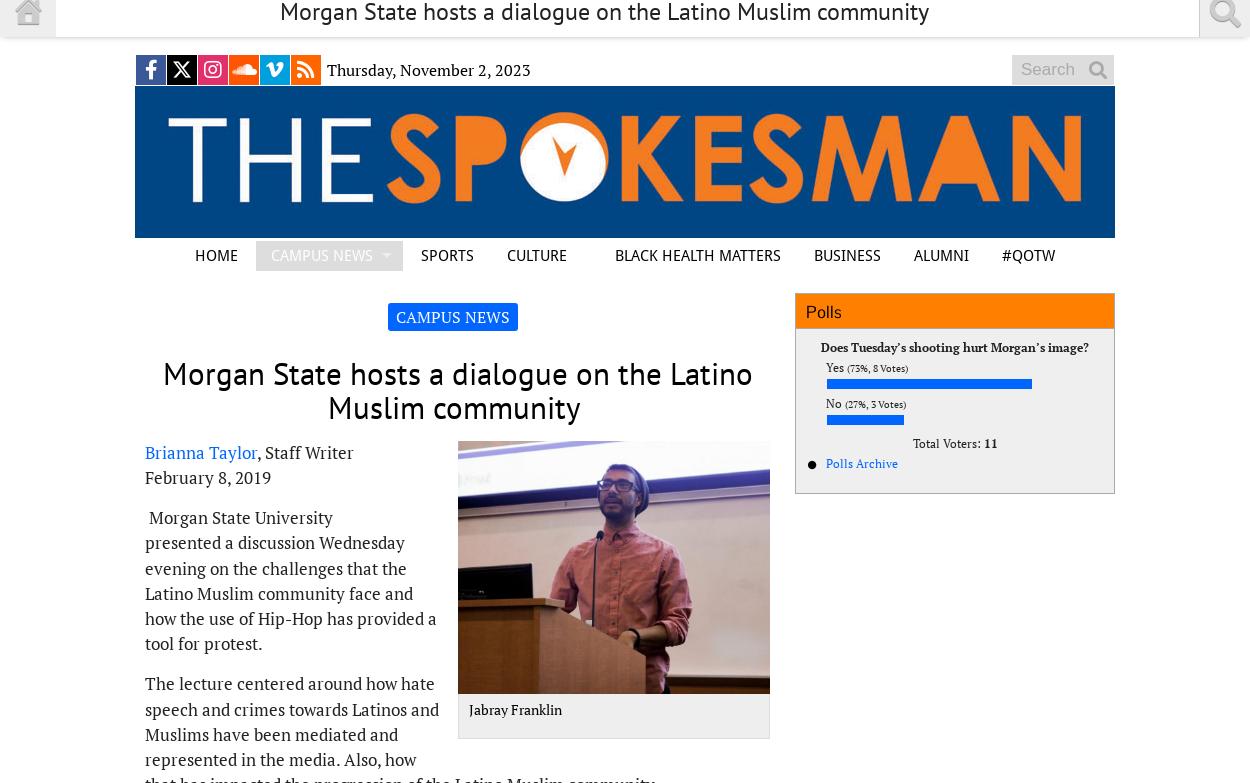  I want to click on 'Brianna Taylor', so click(200, 451).